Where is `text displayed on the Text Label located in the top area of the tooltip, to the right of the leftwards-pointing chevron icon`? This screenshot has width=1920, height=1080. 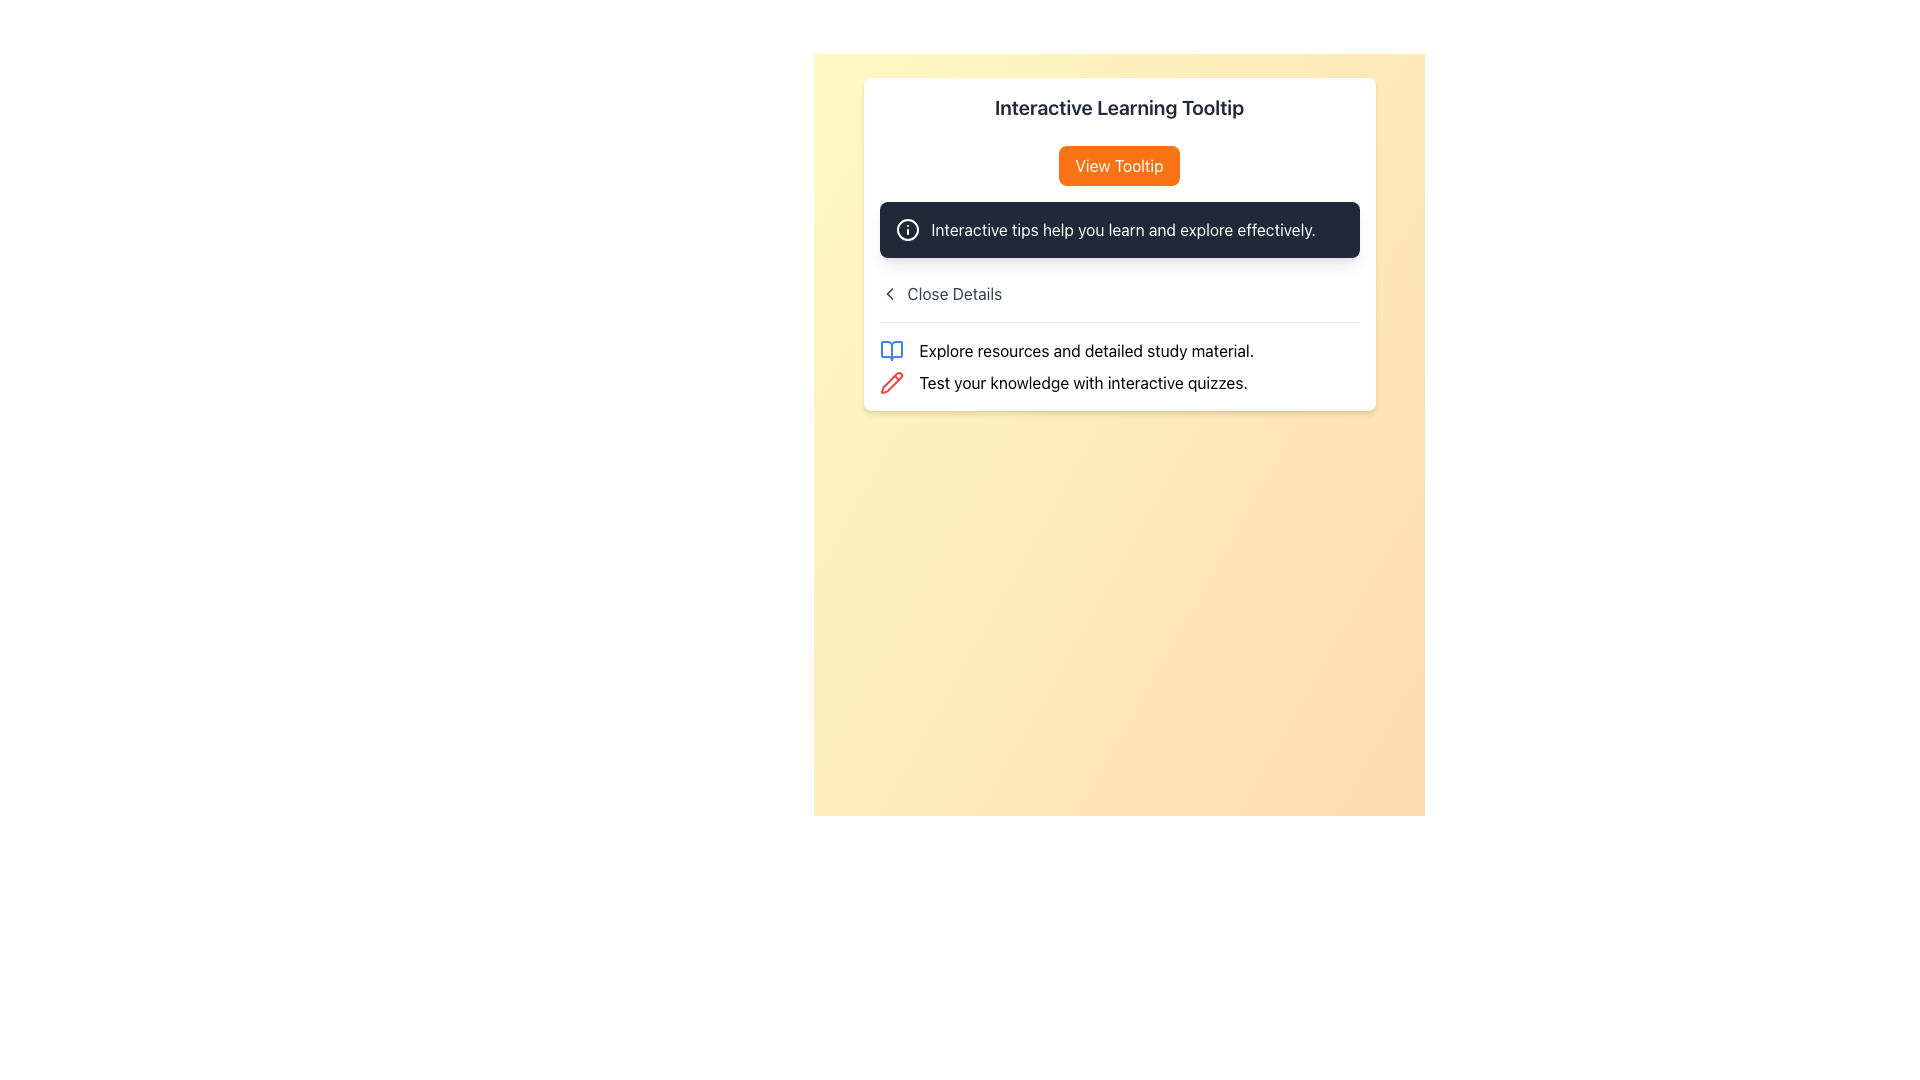 text displayed on the Text Label located in the top area of the tooltip, to the right of the leftwards-pointing chevron icon is located at coordinates (953, 293).